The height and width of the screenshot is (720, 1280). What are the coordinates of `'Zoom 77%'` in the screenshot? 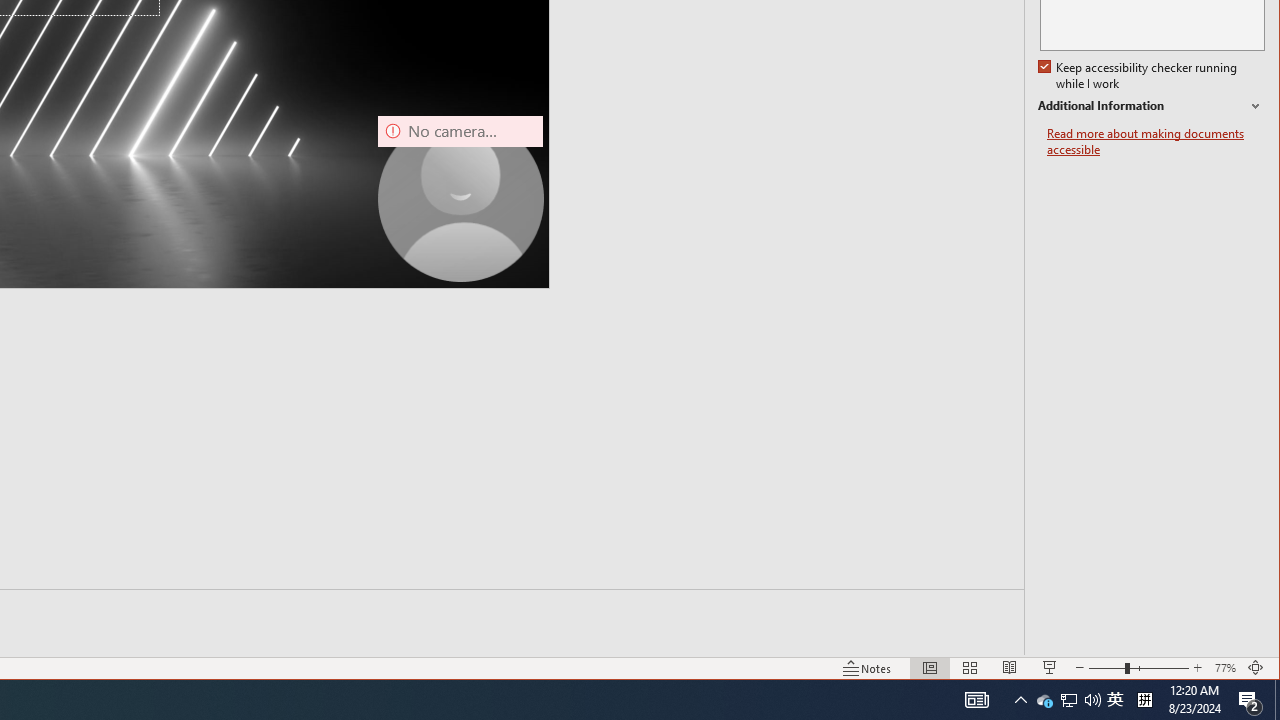 It's located at (1224, 668).